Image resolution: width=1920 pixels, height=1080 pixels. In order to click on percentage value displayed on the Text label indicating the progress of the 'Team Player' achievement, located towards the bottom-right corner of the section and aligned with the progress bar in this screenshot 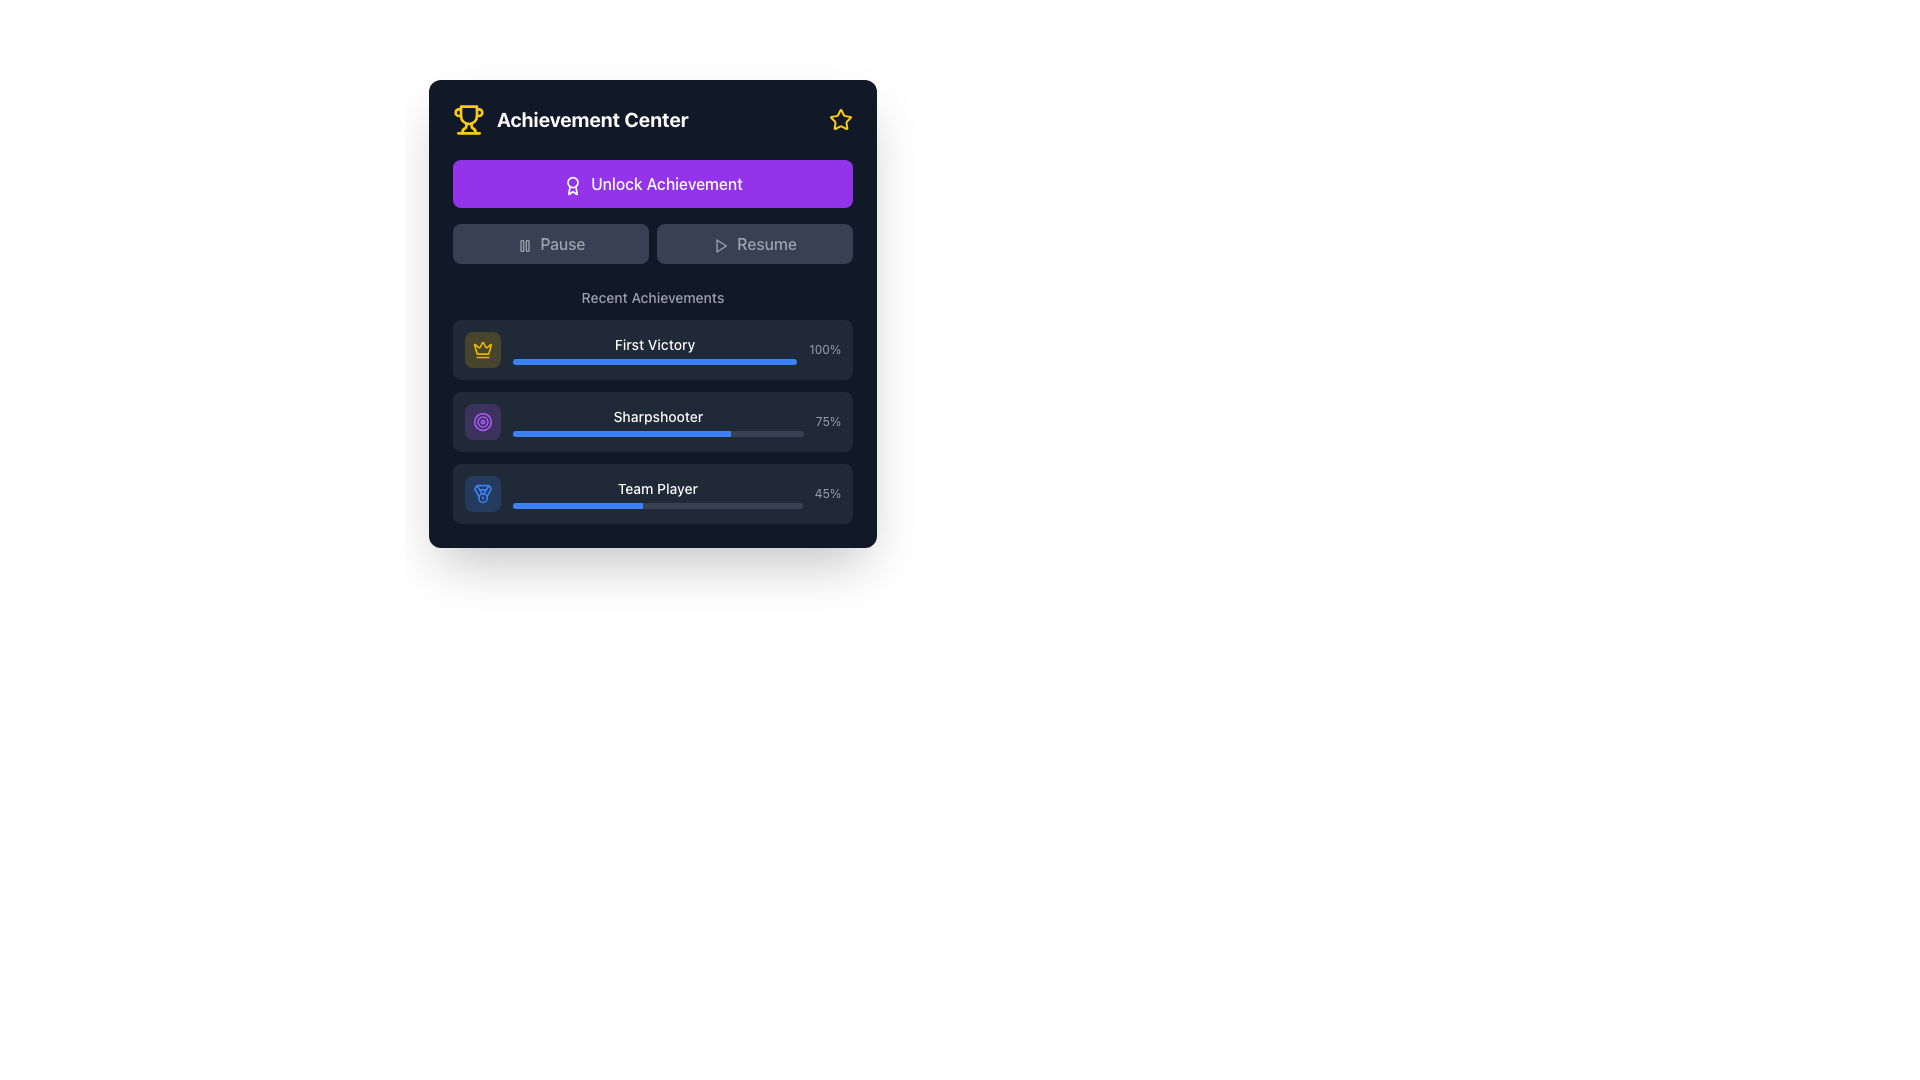, I will do `click(827, 493)`.